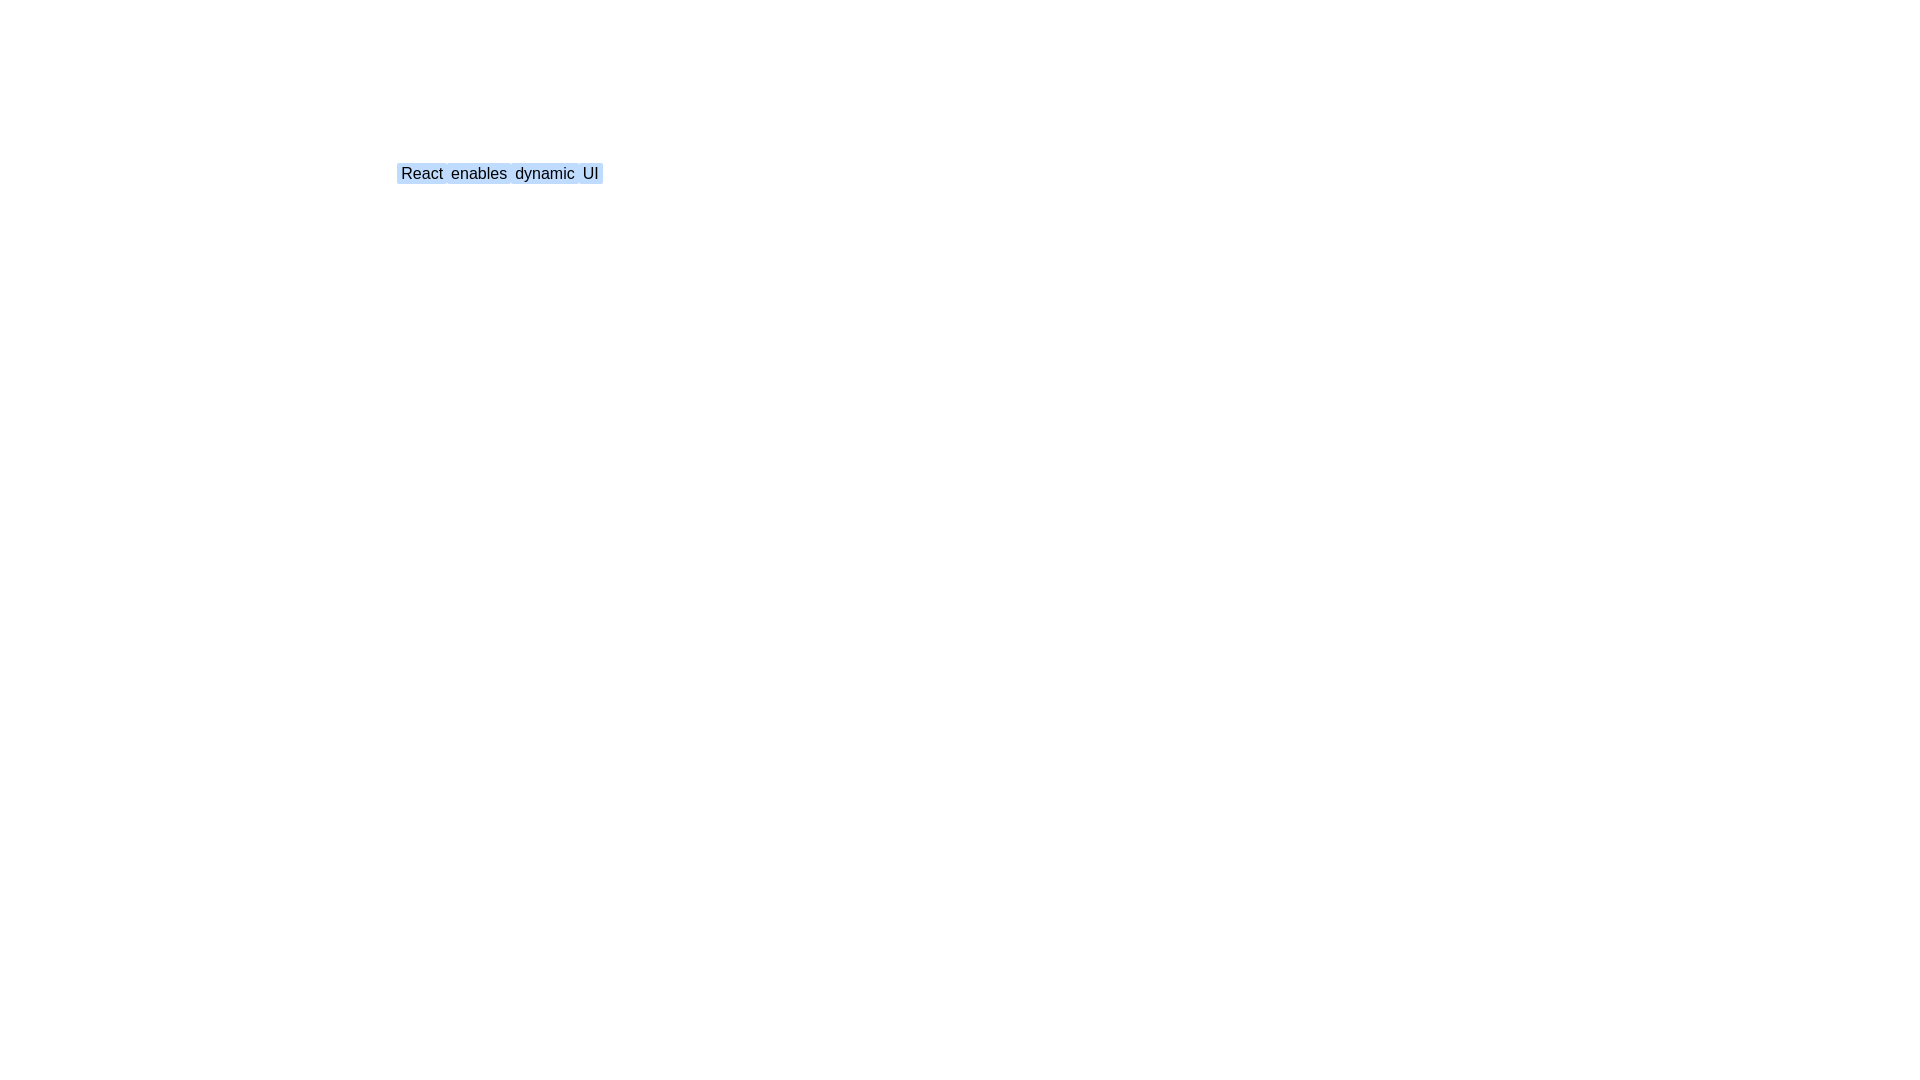  What do you see at coordinates (589, 172) in the screenshot?
I see `text label element displaying 'UI', which is styled with a rounded blue background and is the last in a horizontal sequence of similar text elements` at bounding box center [589, 172].